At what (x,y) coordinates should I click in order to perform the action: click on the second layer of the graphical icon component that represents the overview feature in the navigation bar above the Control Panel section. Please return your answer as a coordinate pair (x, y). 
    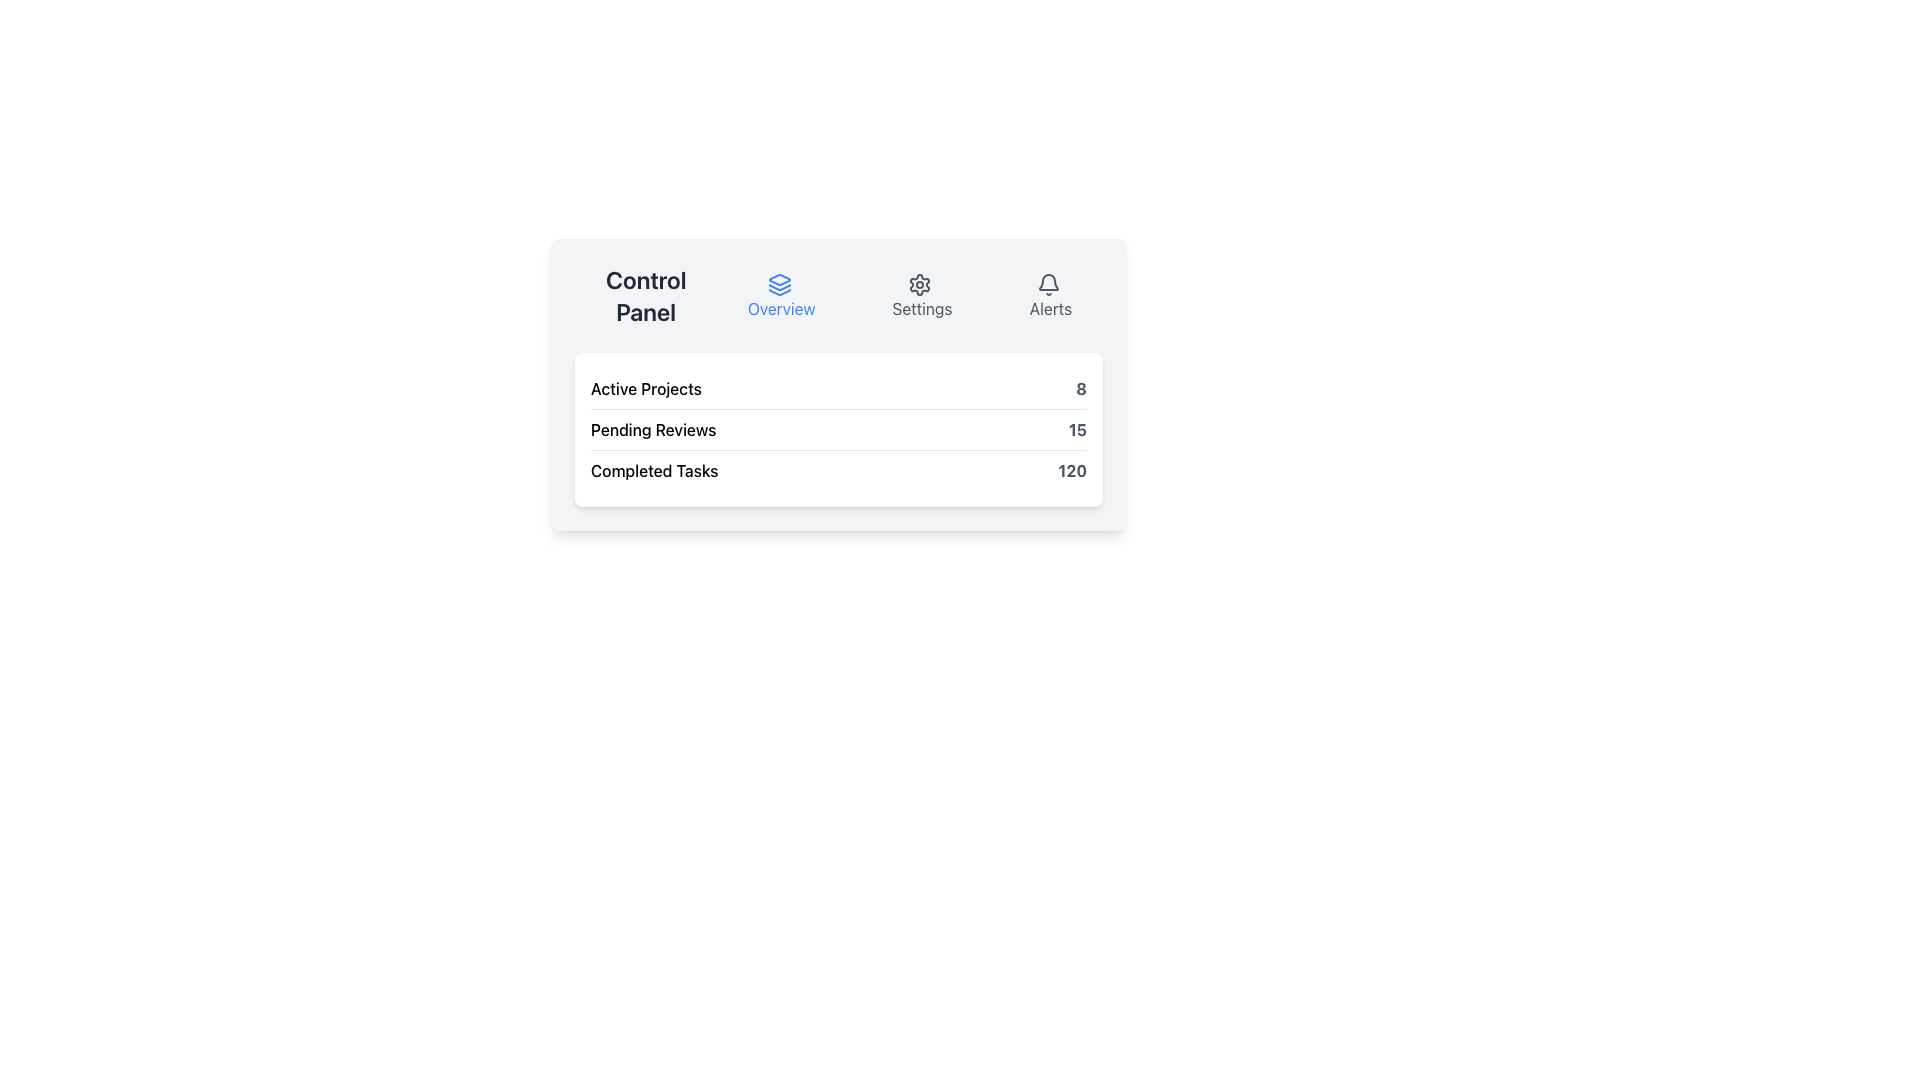
    Looking at the image, I should click on (778, 287).